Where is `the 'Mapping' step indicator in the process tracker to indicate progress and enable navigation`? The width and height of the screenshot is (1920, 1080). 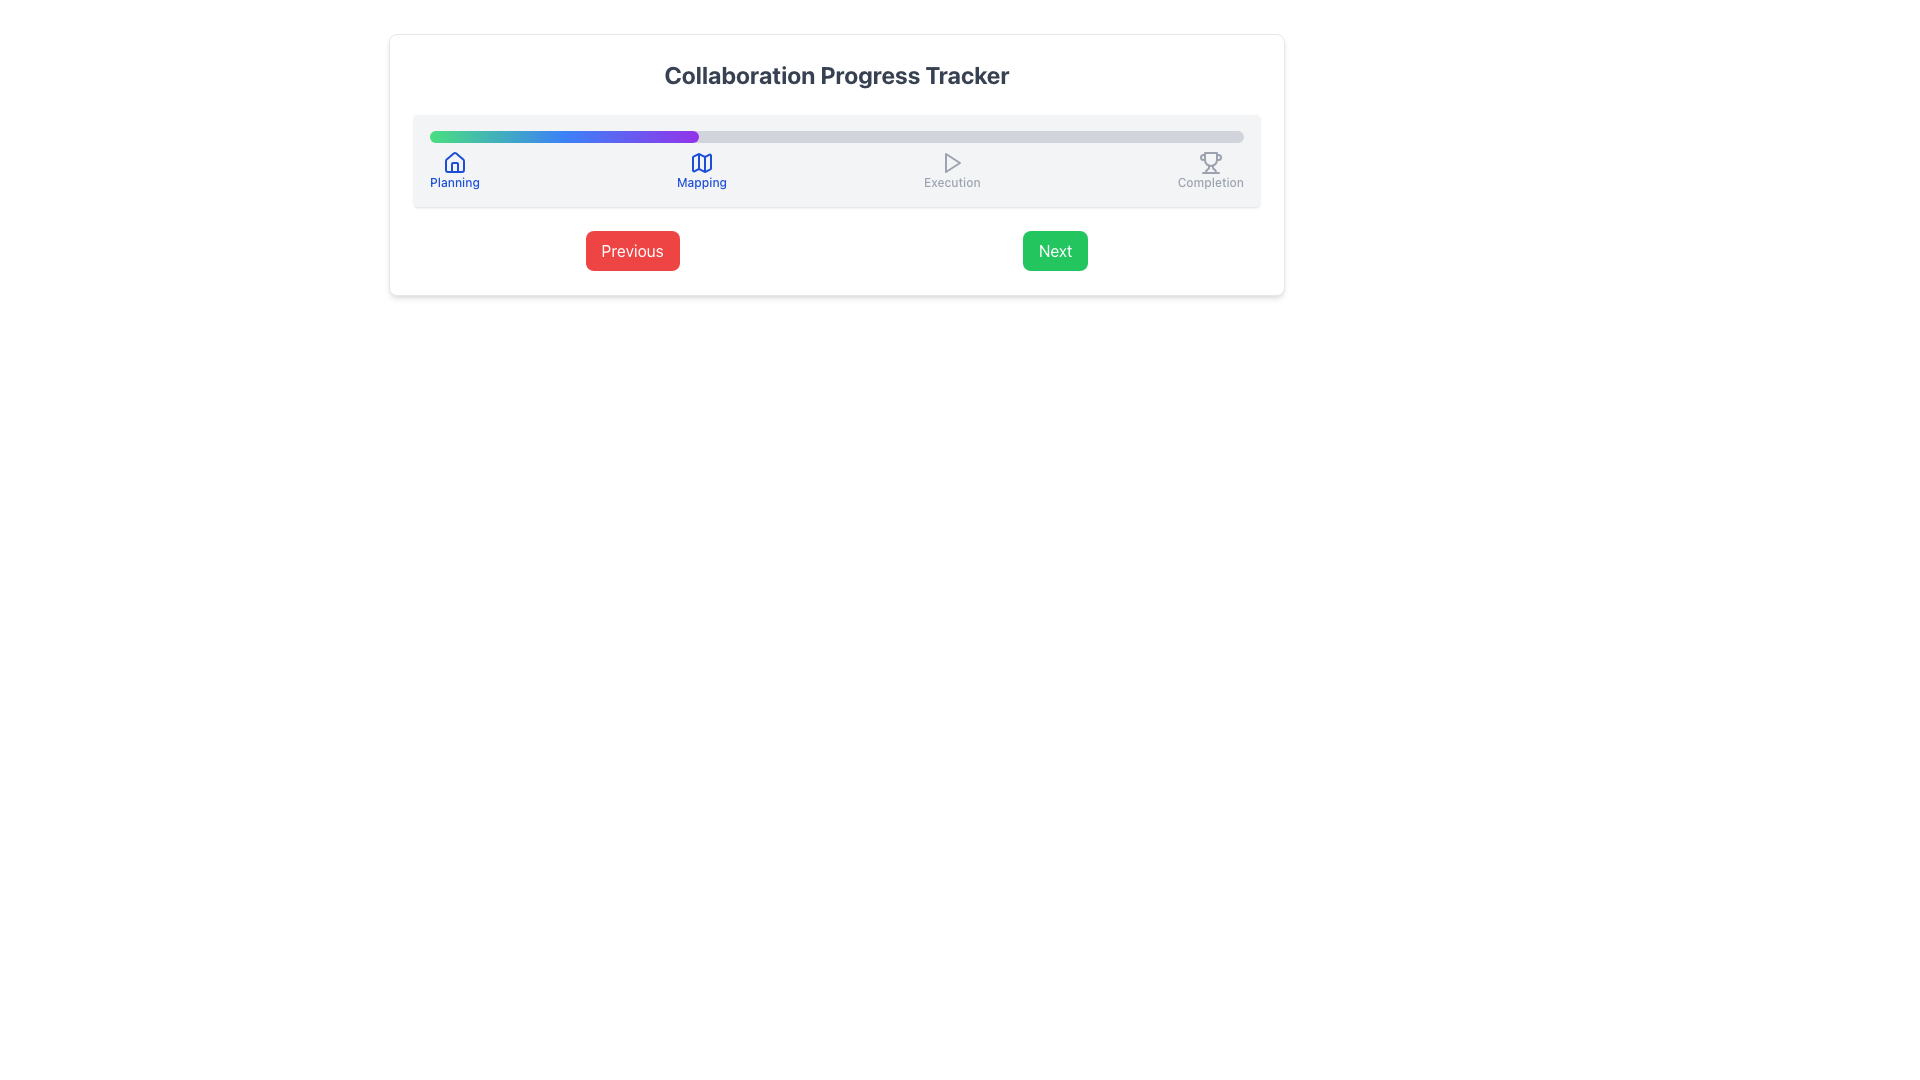 the 'Mapping' step indicator in the process tracker to indicate progress and enable navigation is located at coordinates (701, 169).